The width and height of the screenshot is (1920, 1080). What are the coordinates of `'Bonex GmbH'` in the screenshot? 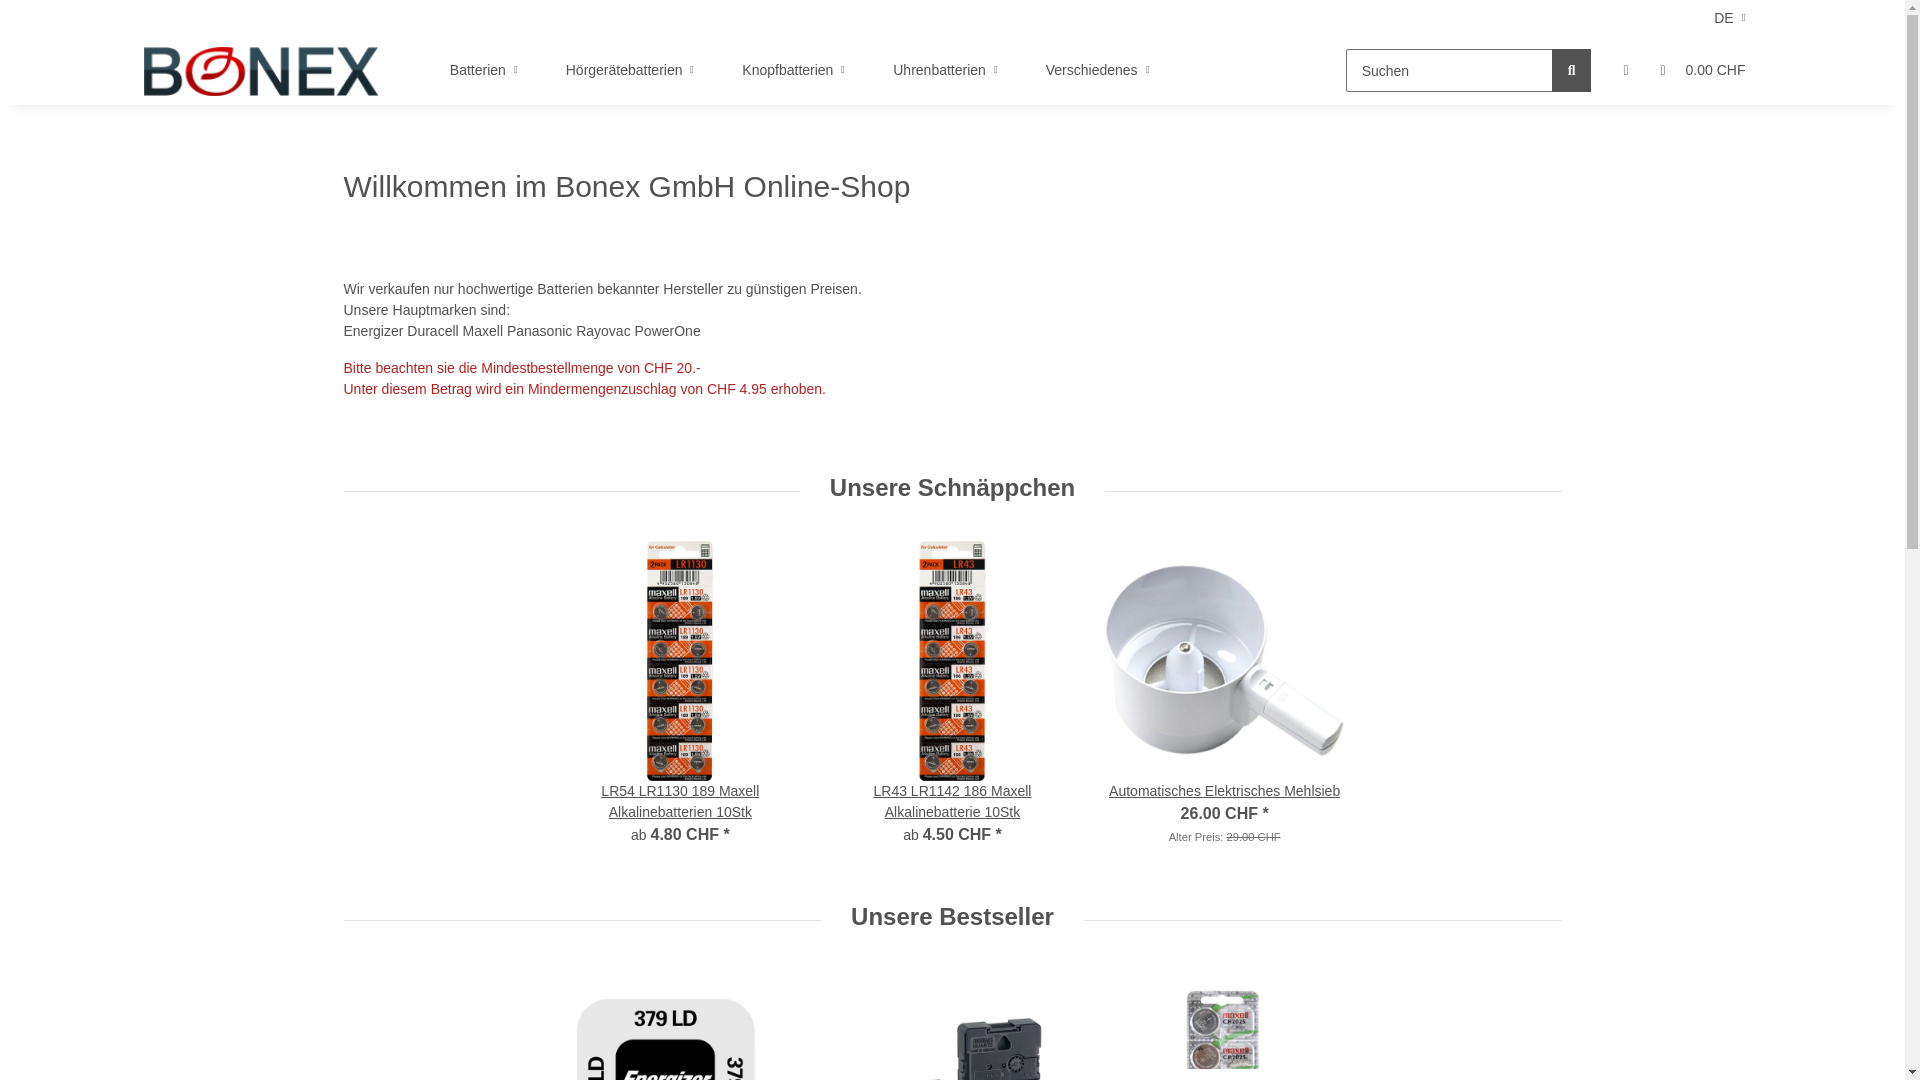 It's located at (259, 69).